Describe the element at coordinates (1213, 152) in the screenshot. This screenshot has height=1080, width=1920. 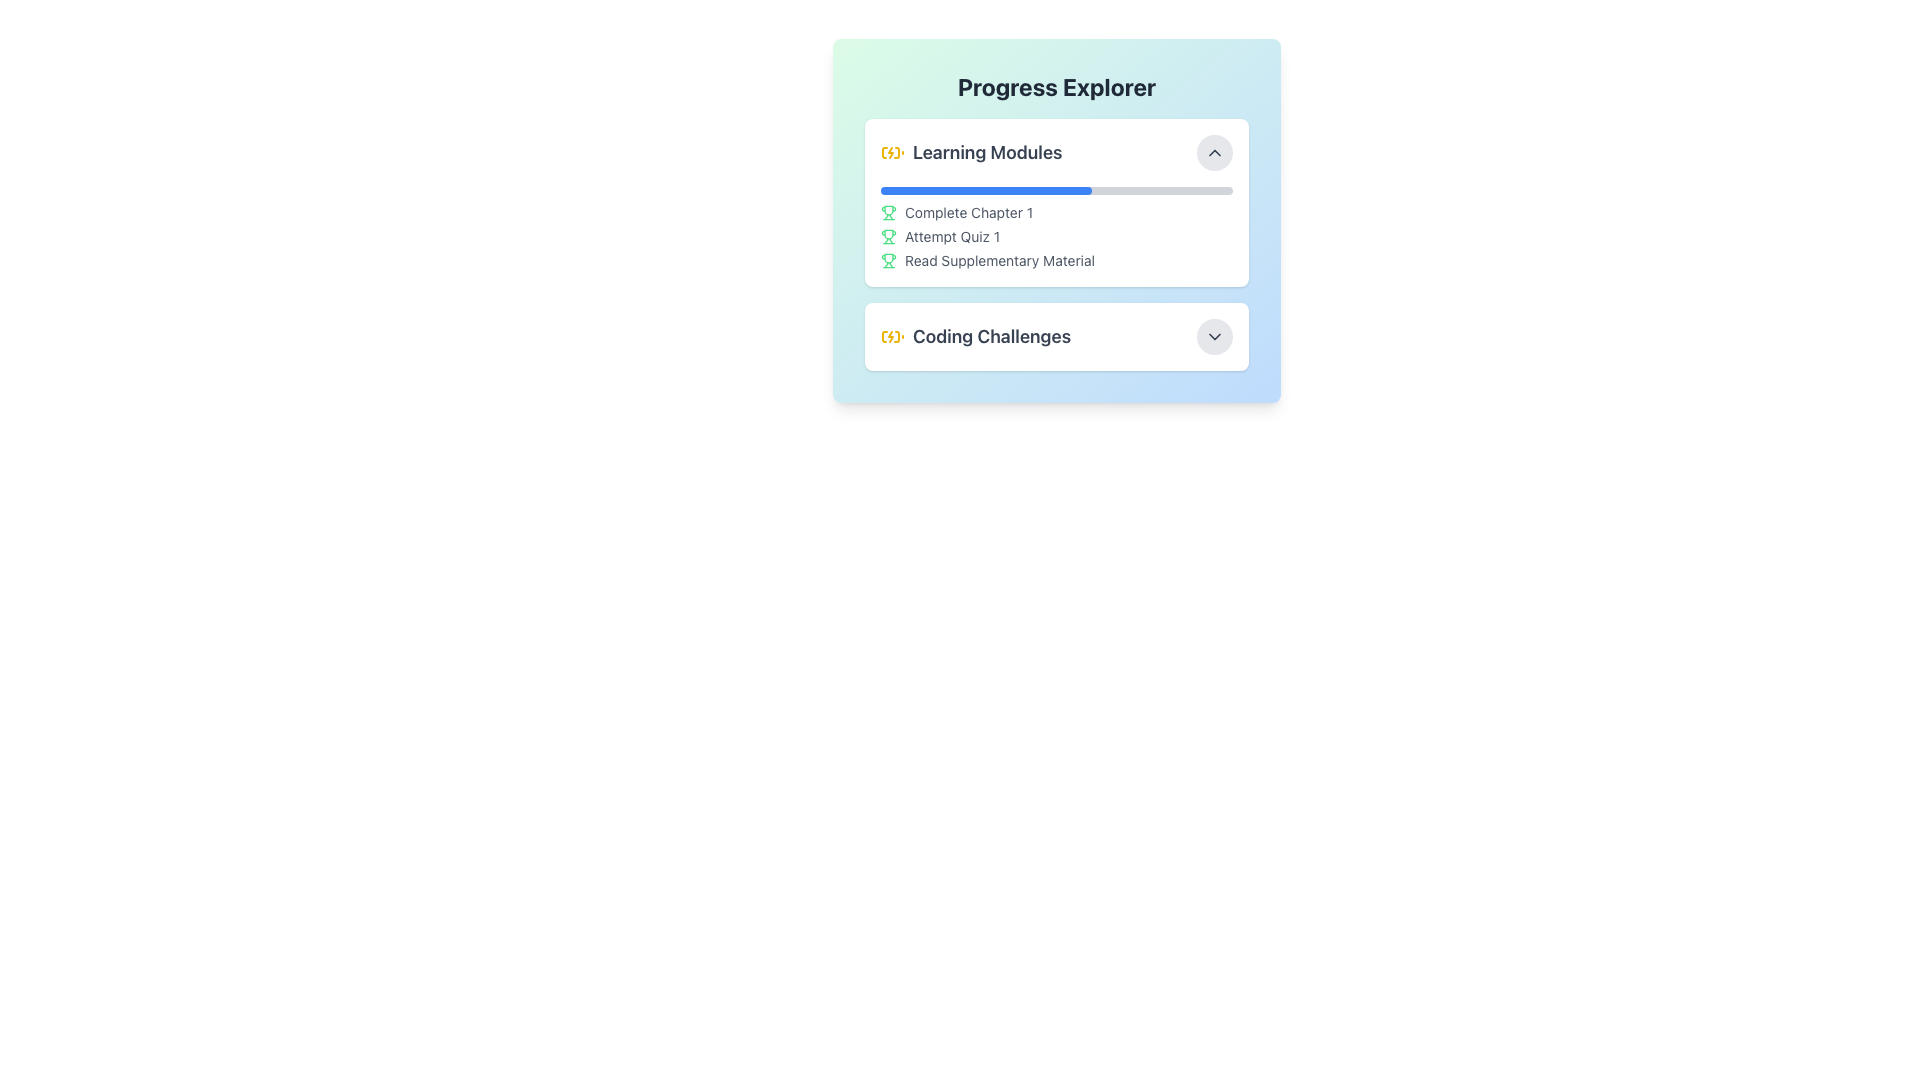
I see `the toggle button for 'Learning Modules' to trigger a style change` at that location.